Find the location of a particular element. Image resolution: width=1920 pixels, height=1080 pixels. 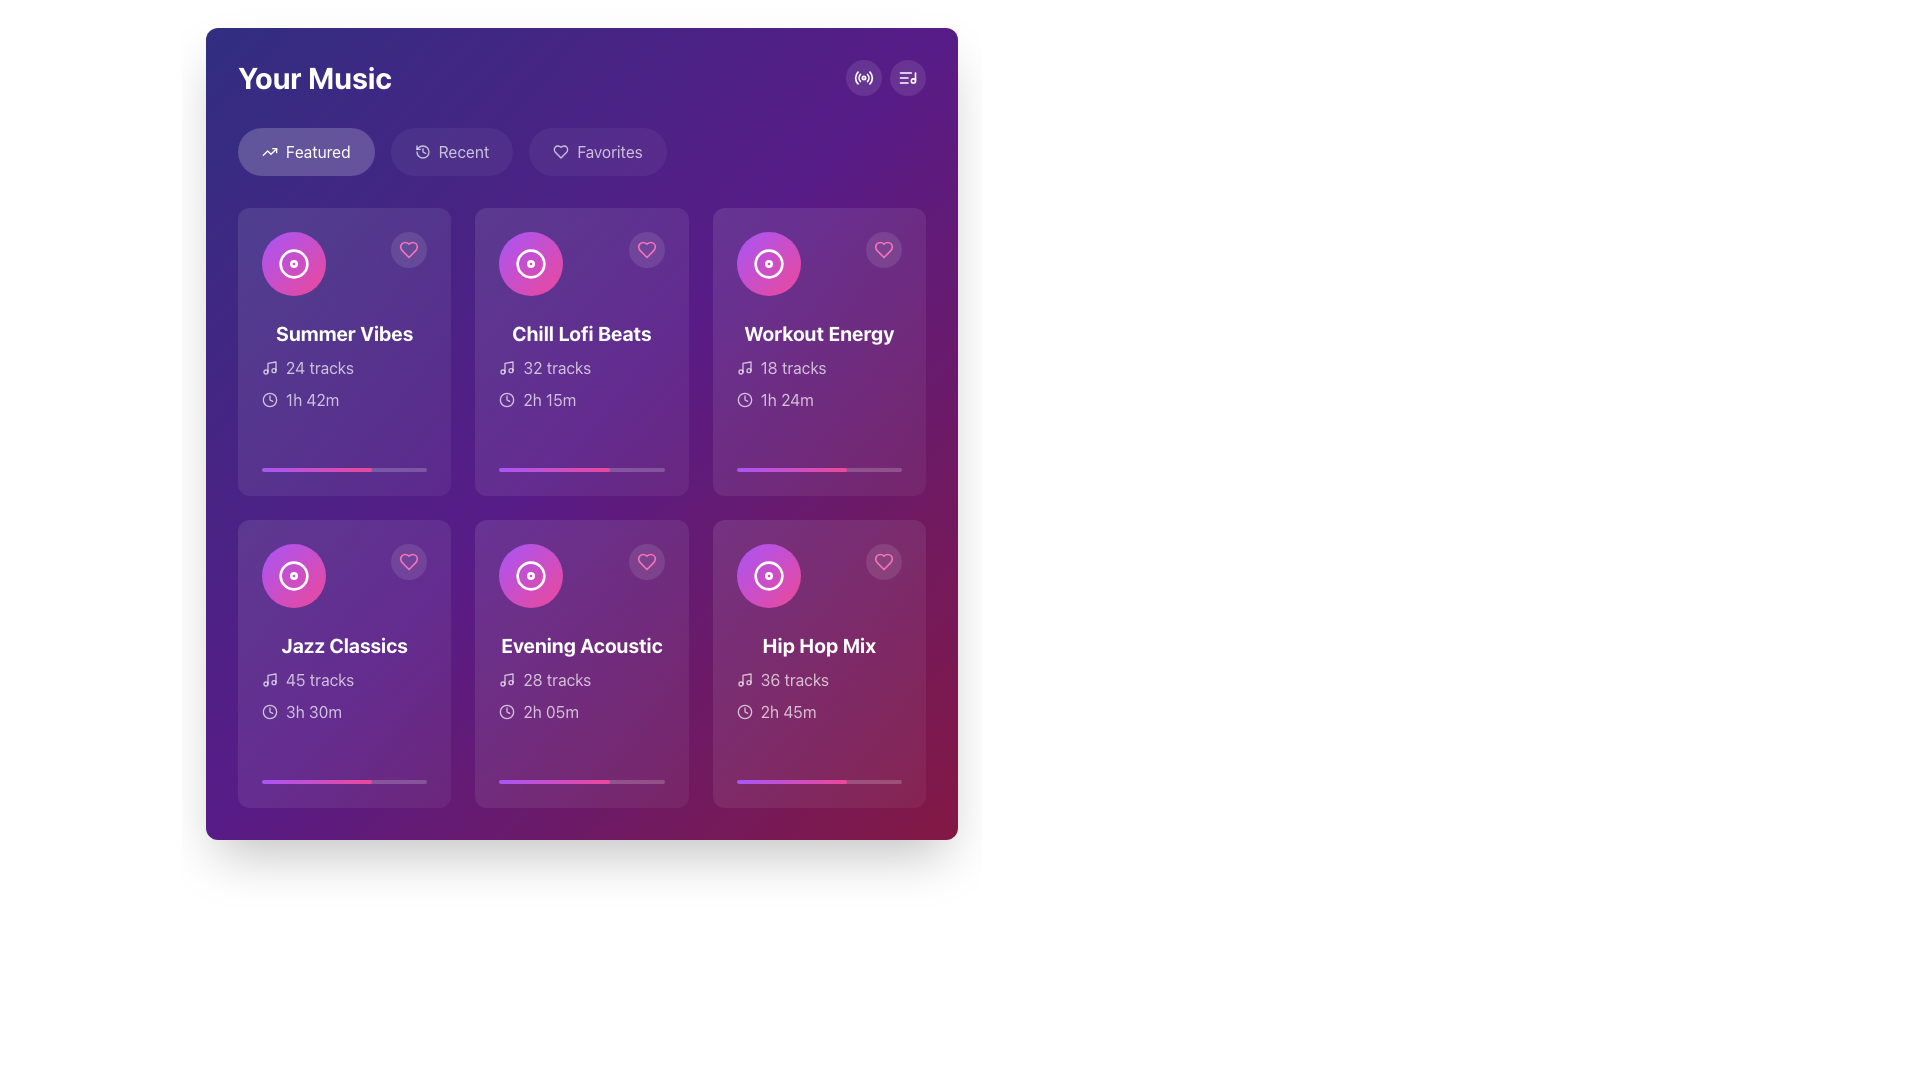

the label displaying '28 tracks' located beneath the title of the 'Evening Acoustic' card in the second row, second column of the grid layout is located at coordinates (557, 678).